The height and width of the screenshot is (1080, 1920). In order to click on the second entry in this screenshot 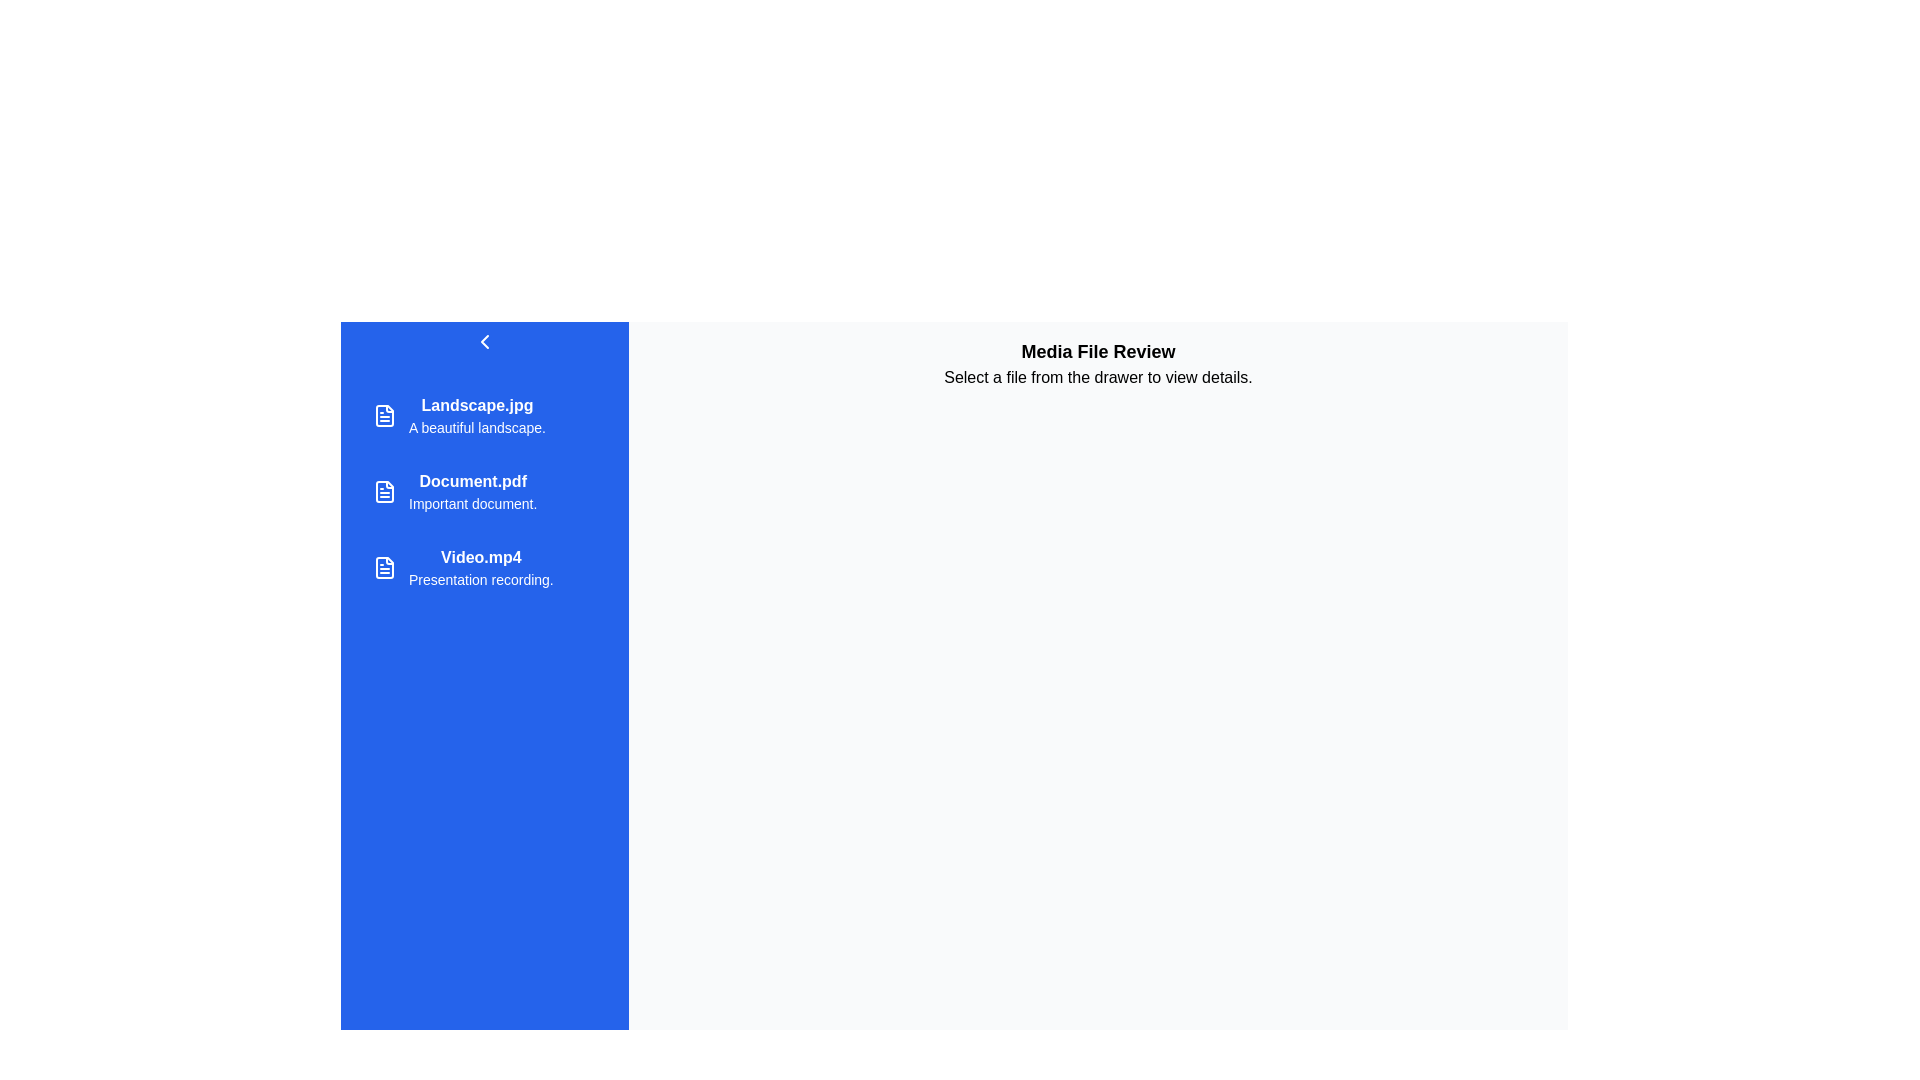, I will do `click(484, 492)`.